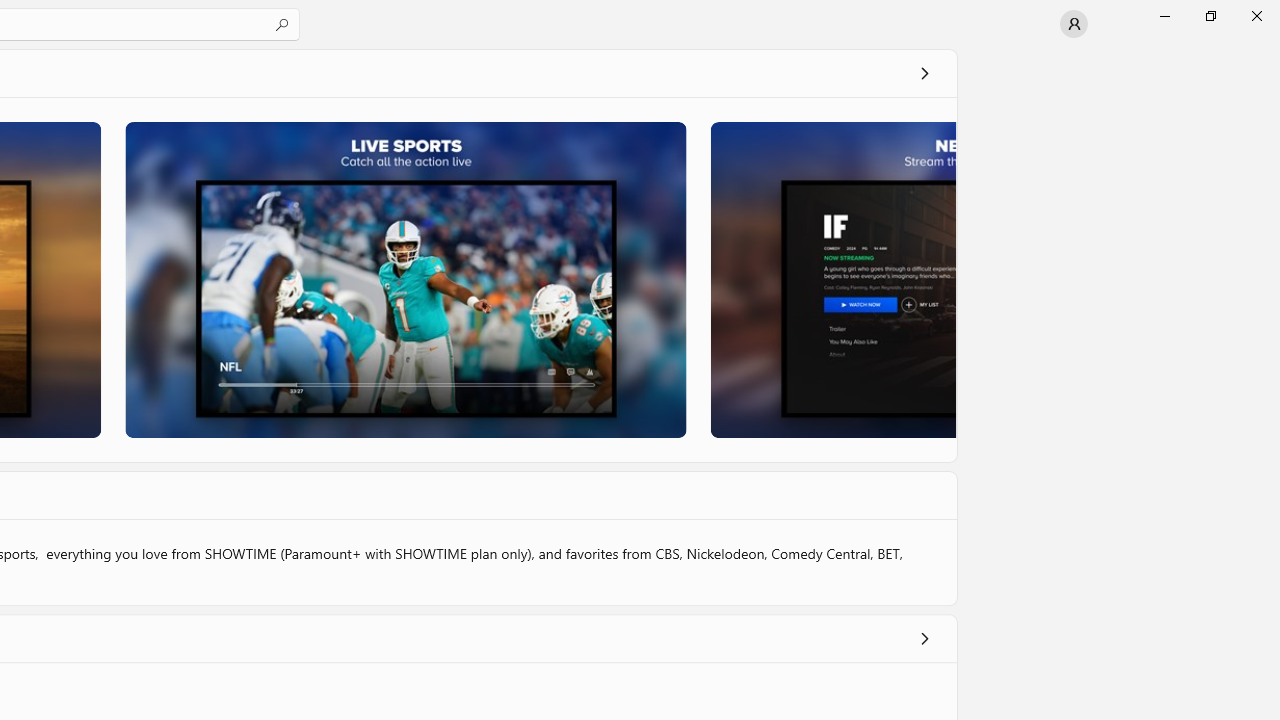 This screenshot has width=1280, height=720. Describe the element at coordinates (1255, 15) in the screenshot. I see `'Close Microsoft Store'` at that location.